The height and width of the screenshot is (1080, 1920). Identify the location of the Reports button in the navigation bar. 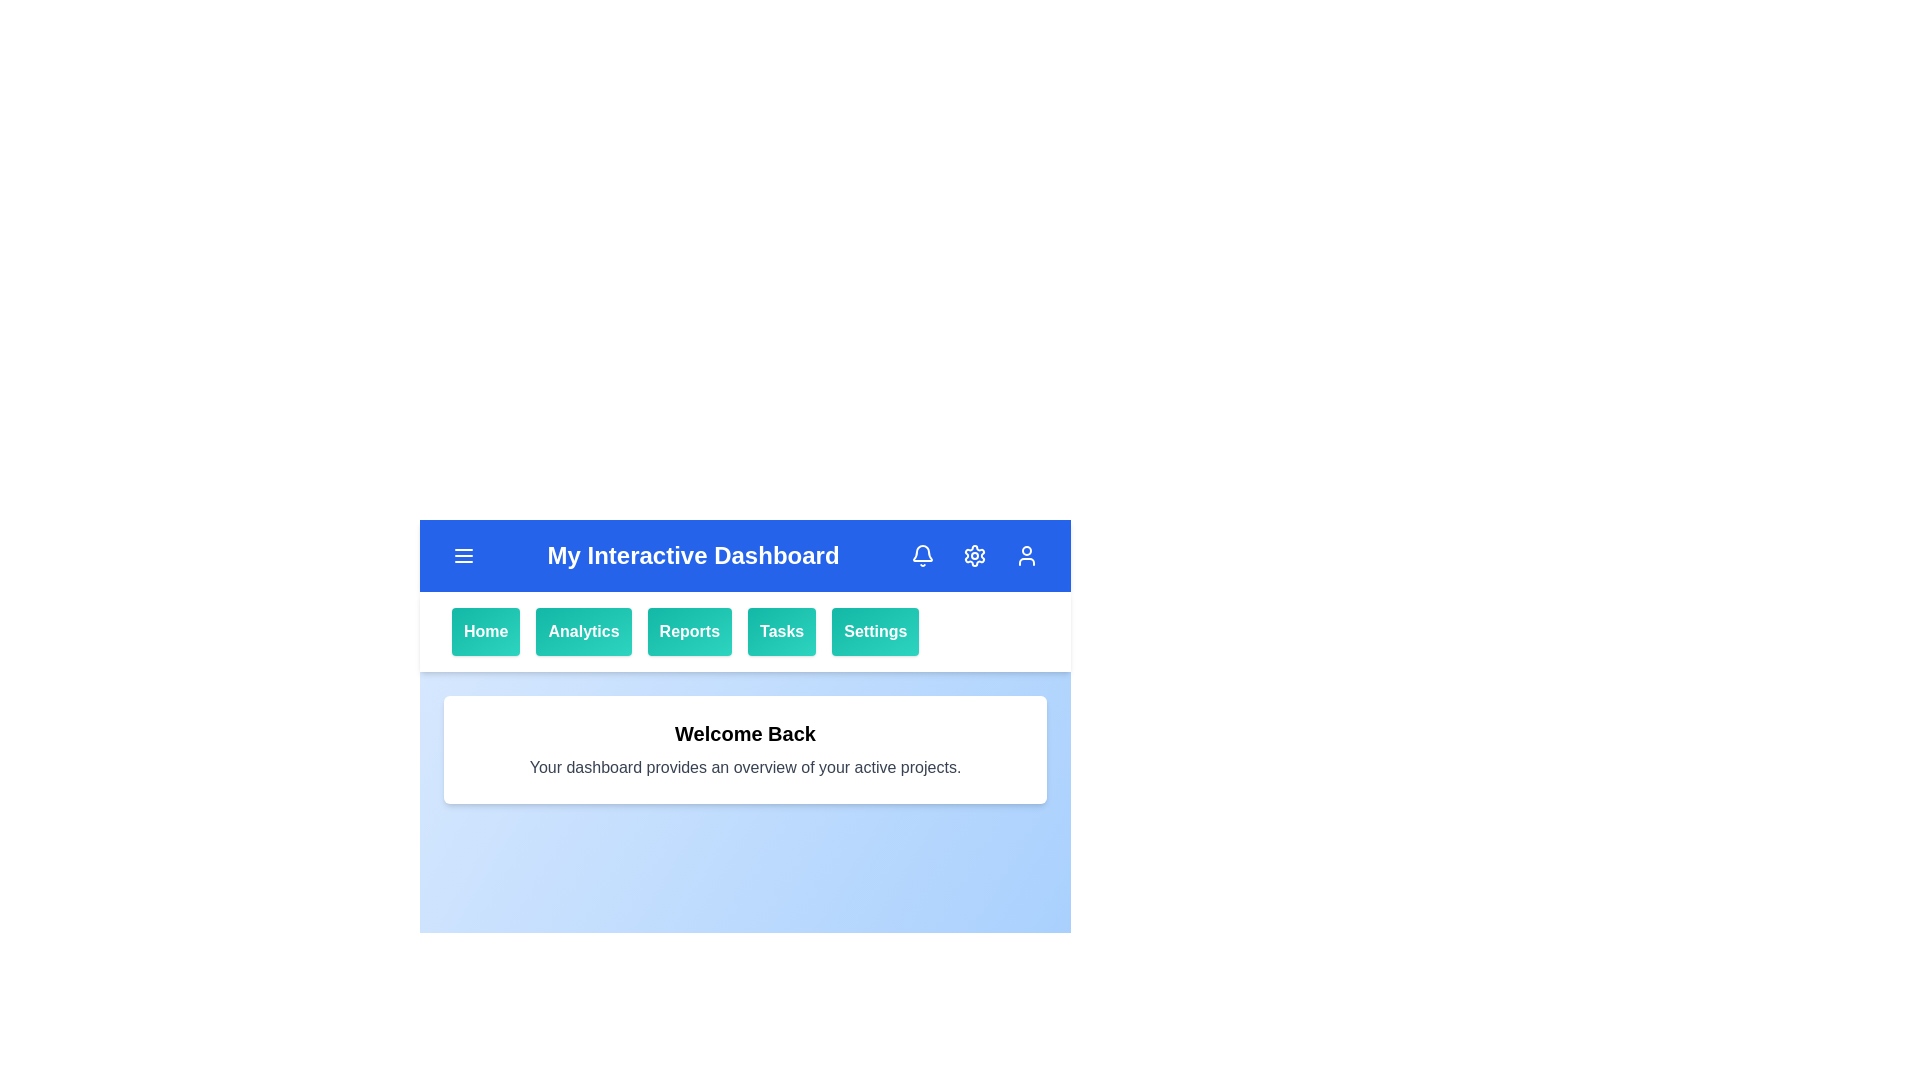
(690, 632).